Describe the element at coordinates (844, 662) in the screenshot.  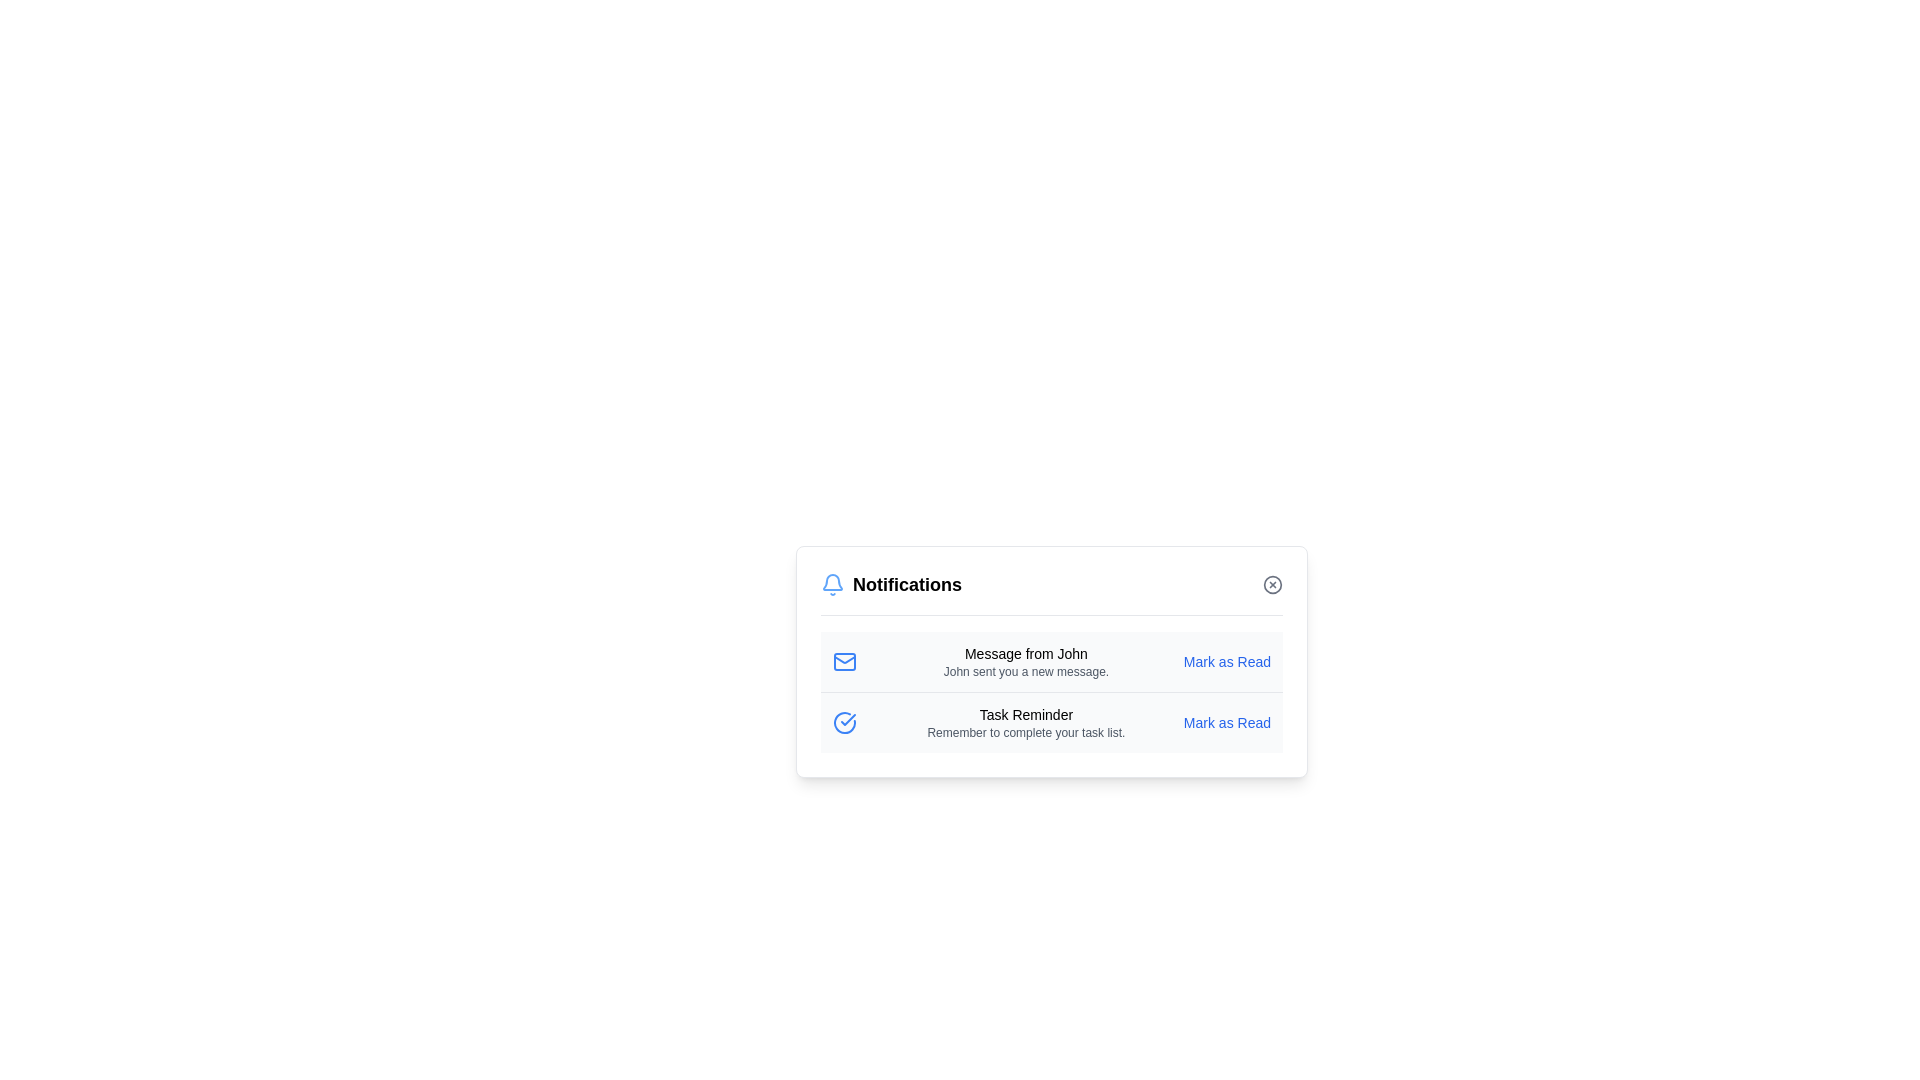
I see `the decorative rectangular icon within the SVG representation of the mail notification, which is part of the envelope design` at that location.